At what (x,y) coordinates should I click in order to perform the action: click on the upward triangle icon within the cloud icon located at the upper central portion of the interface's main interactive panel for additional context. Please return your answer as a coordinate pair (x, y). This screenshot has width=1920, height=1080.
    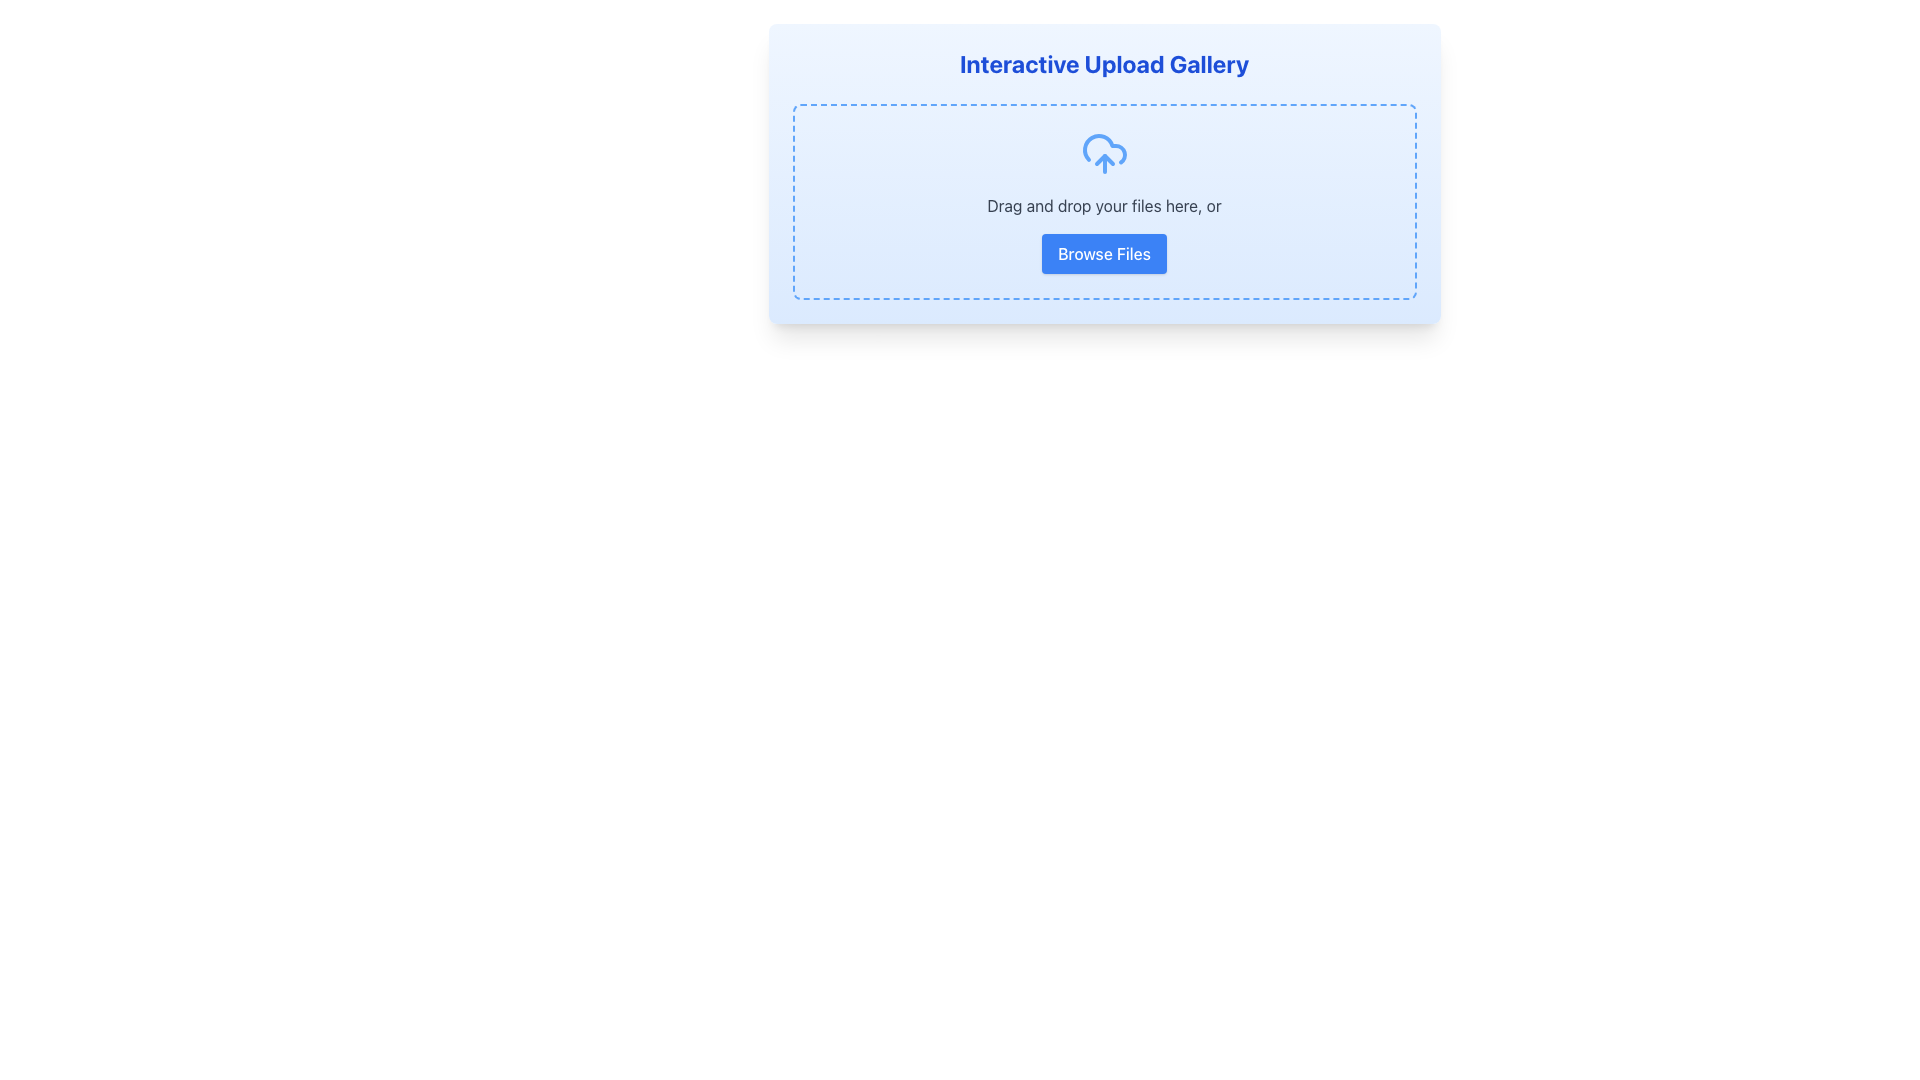
    Looking at the image, I should click on (1103, 158).